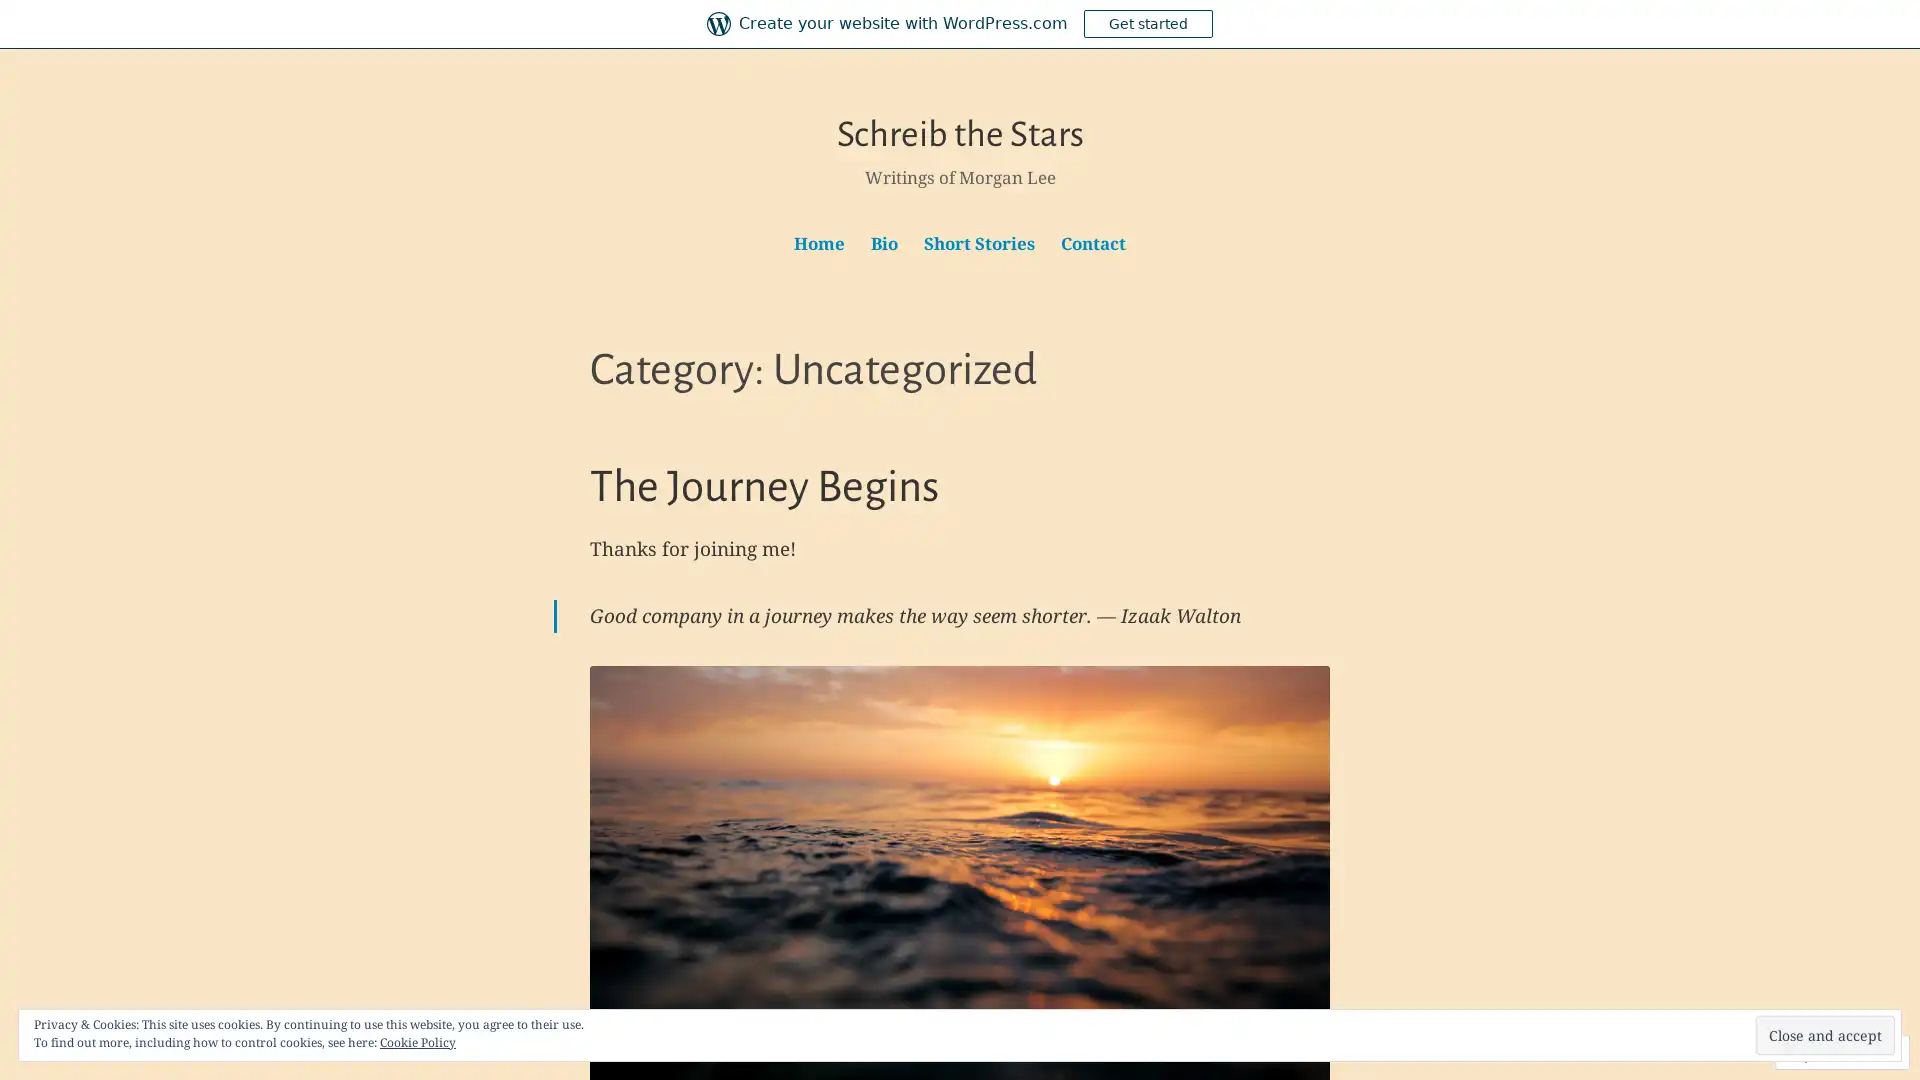 This screenshot has height=1080, width=1920. Describe the element at coordinates (1825, 1035) in the screenshot. I see `Close and accept` at that location.